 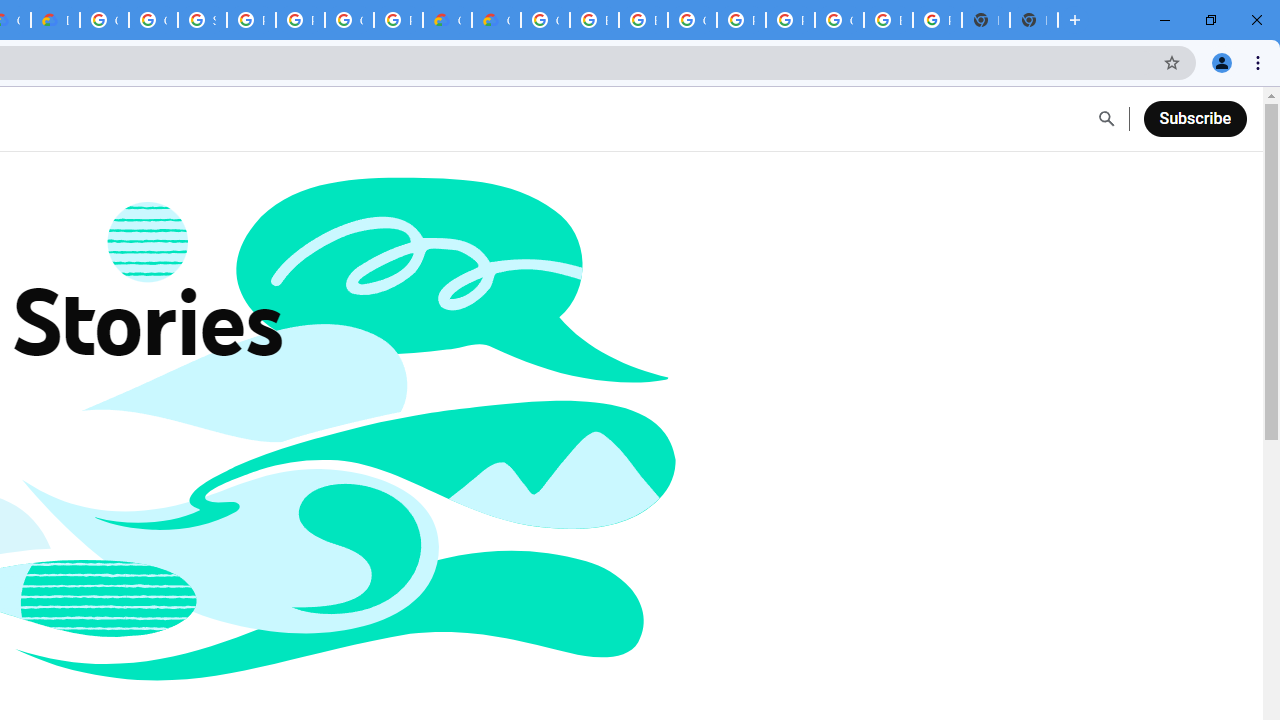 What do you see at coordinates (1034, 20) in the screenshot?
I see `'New Tab'` at bounding box center [1034, 20].